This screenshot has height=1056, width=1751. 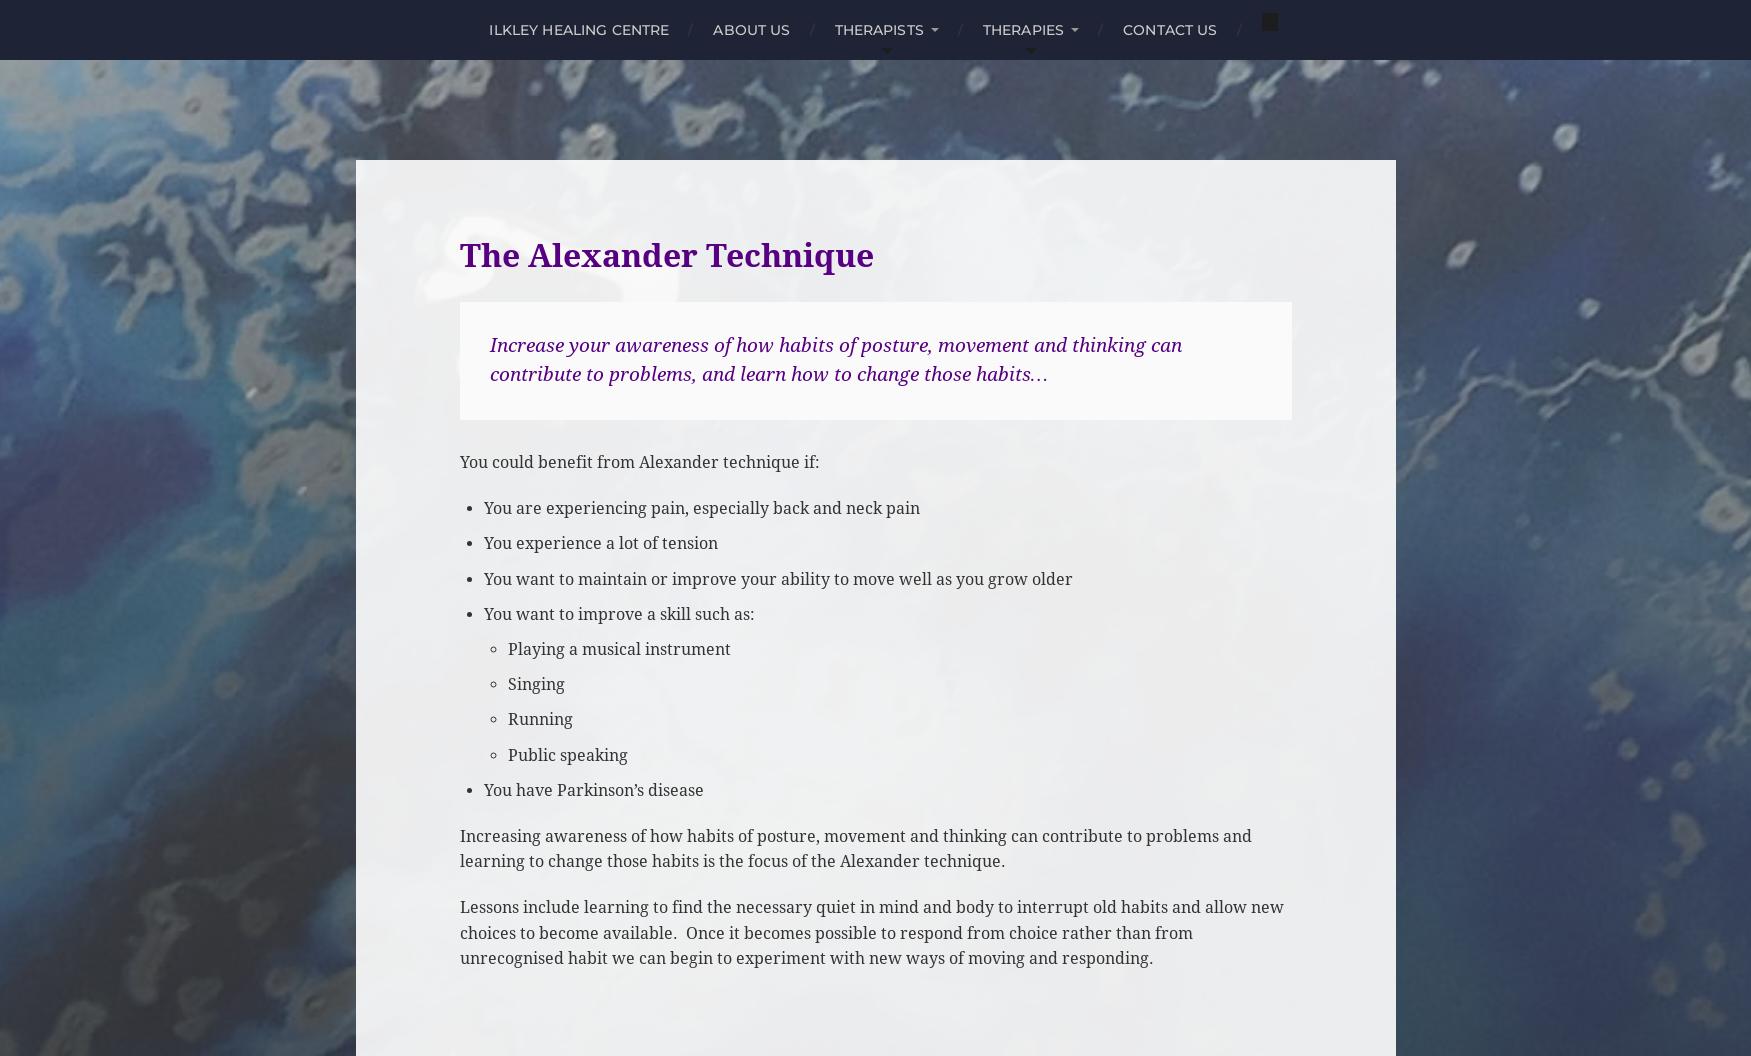 I want to click on 'You could benefit from Alexander technique if:', so click(x=637, y=461).